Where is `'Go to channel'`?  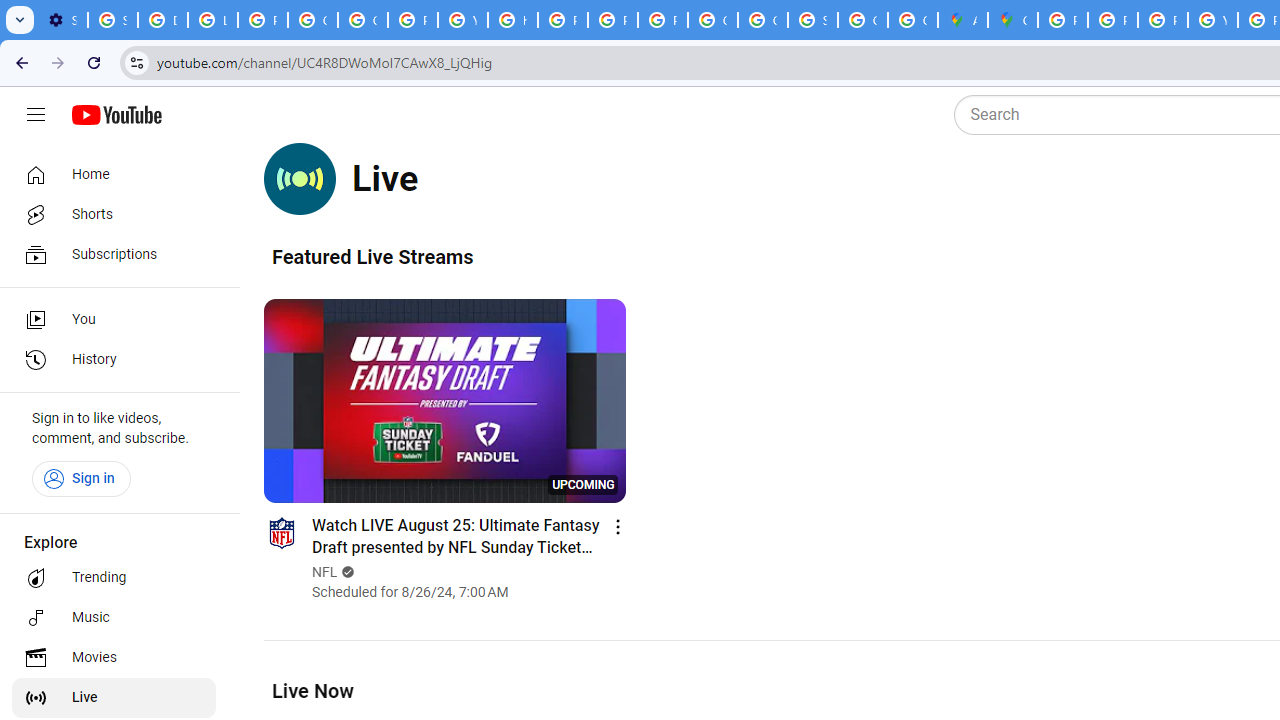
'Go to channel' is located at coordinates (280, 531).